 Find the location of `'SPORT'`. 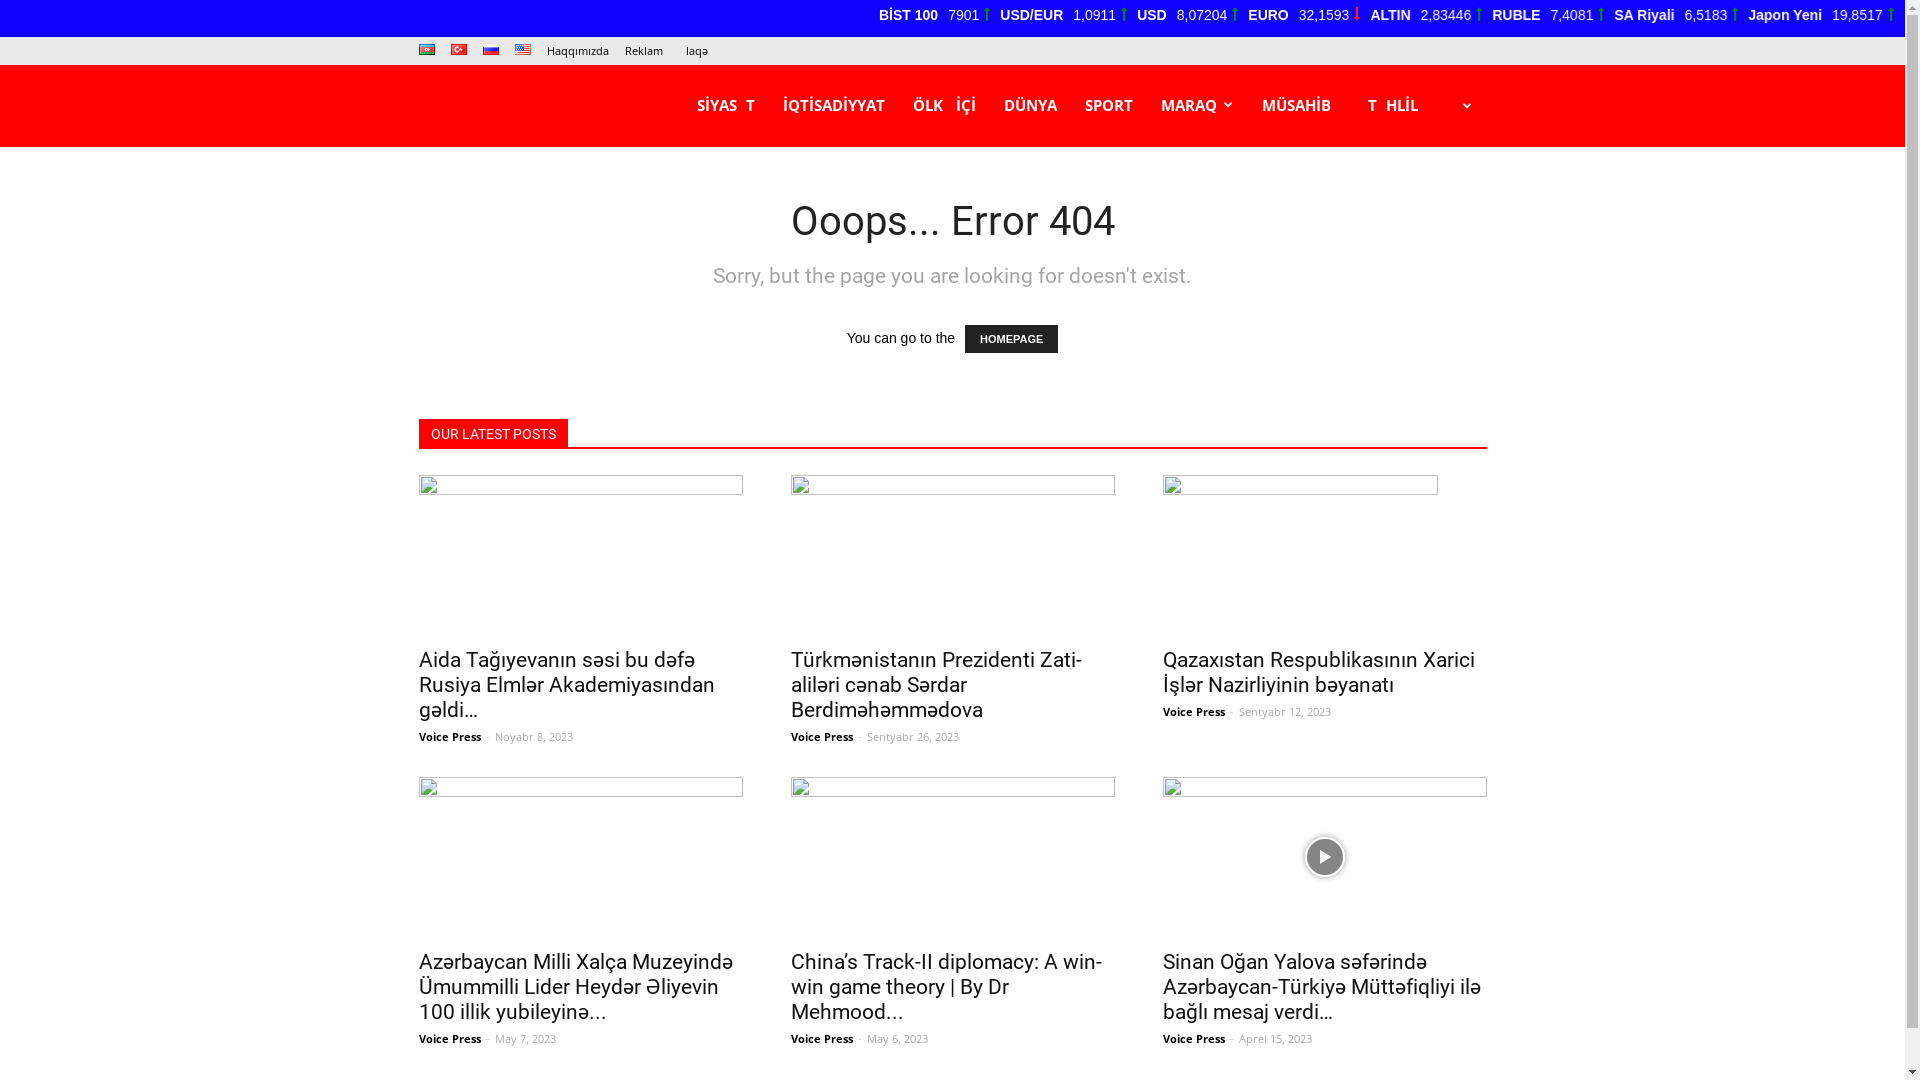

'SPORT' is located at coordinates (1107, 104).